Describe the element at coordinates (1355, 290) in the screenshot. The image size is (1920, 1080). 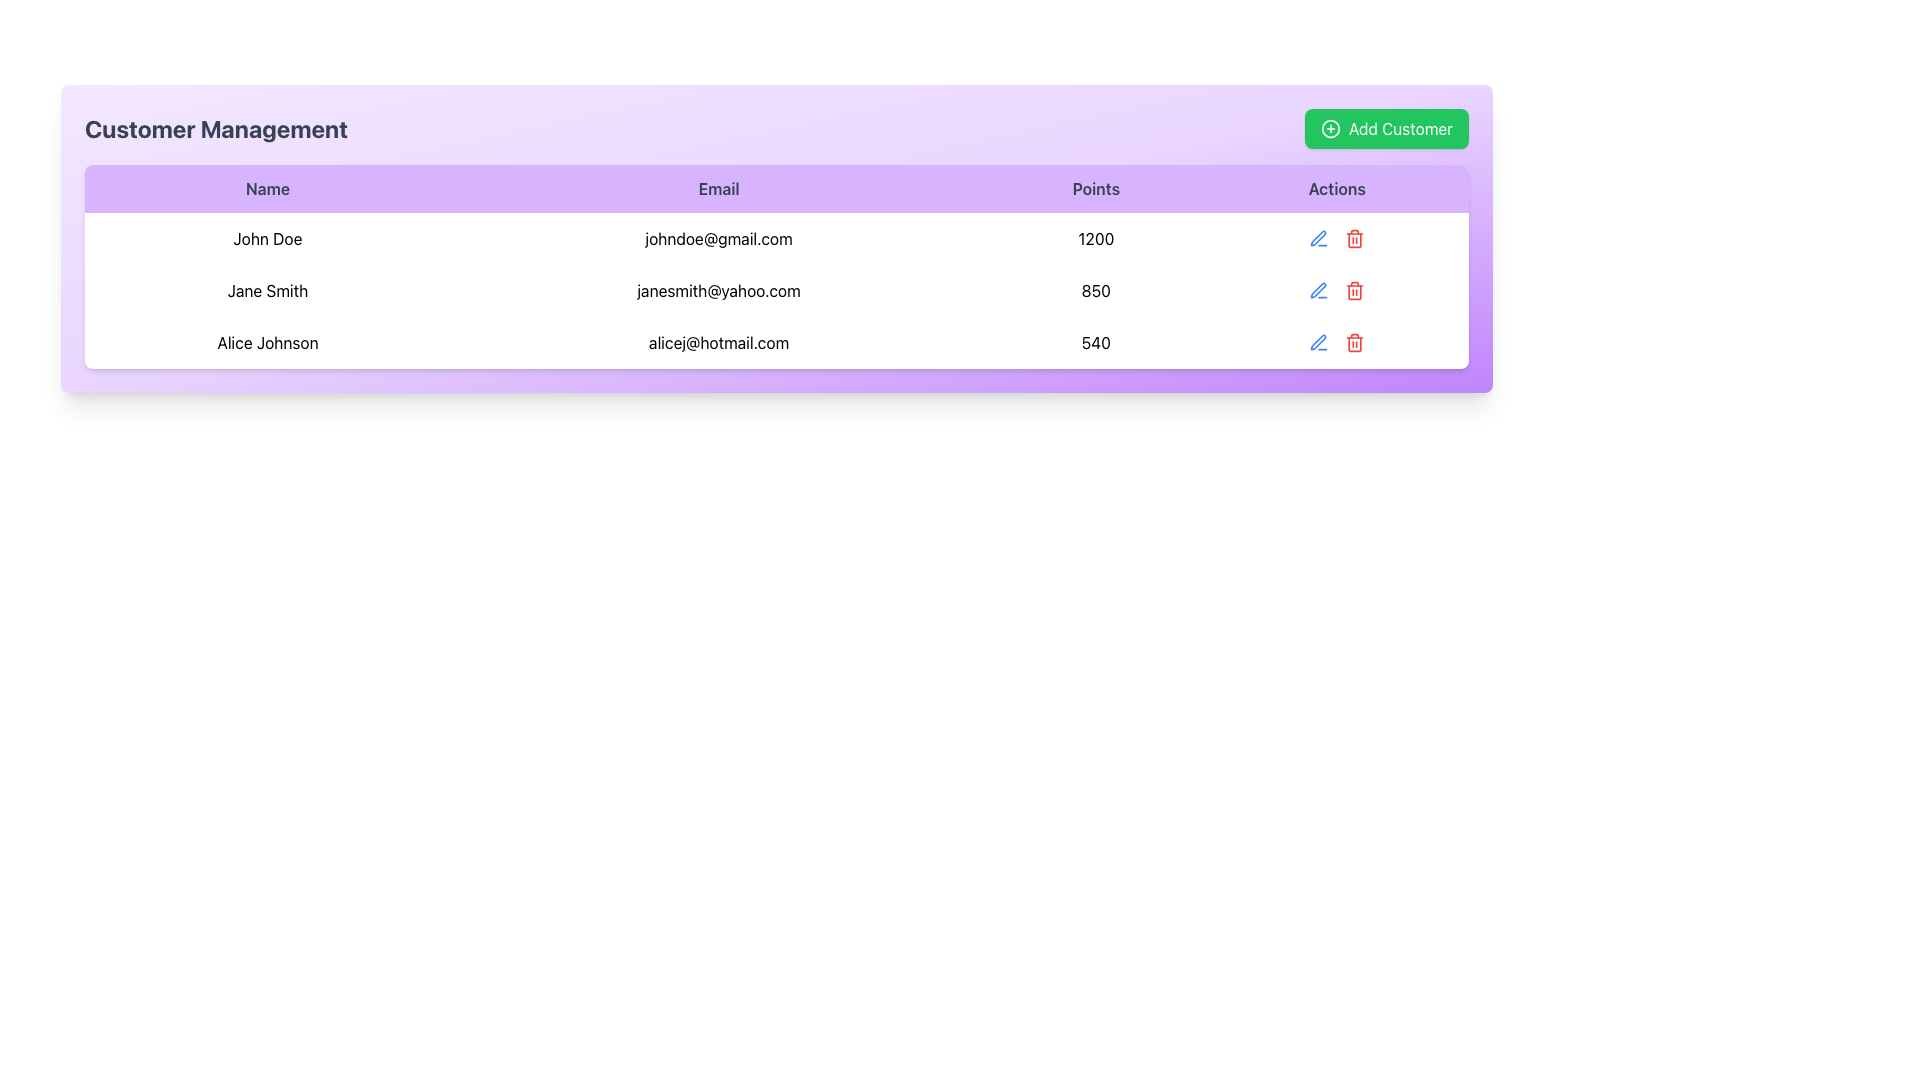
I see `the delete icon located in the 'Actions' column of the customer details table for the second customer, Jane Smith, to initiate a delete action` at that location.